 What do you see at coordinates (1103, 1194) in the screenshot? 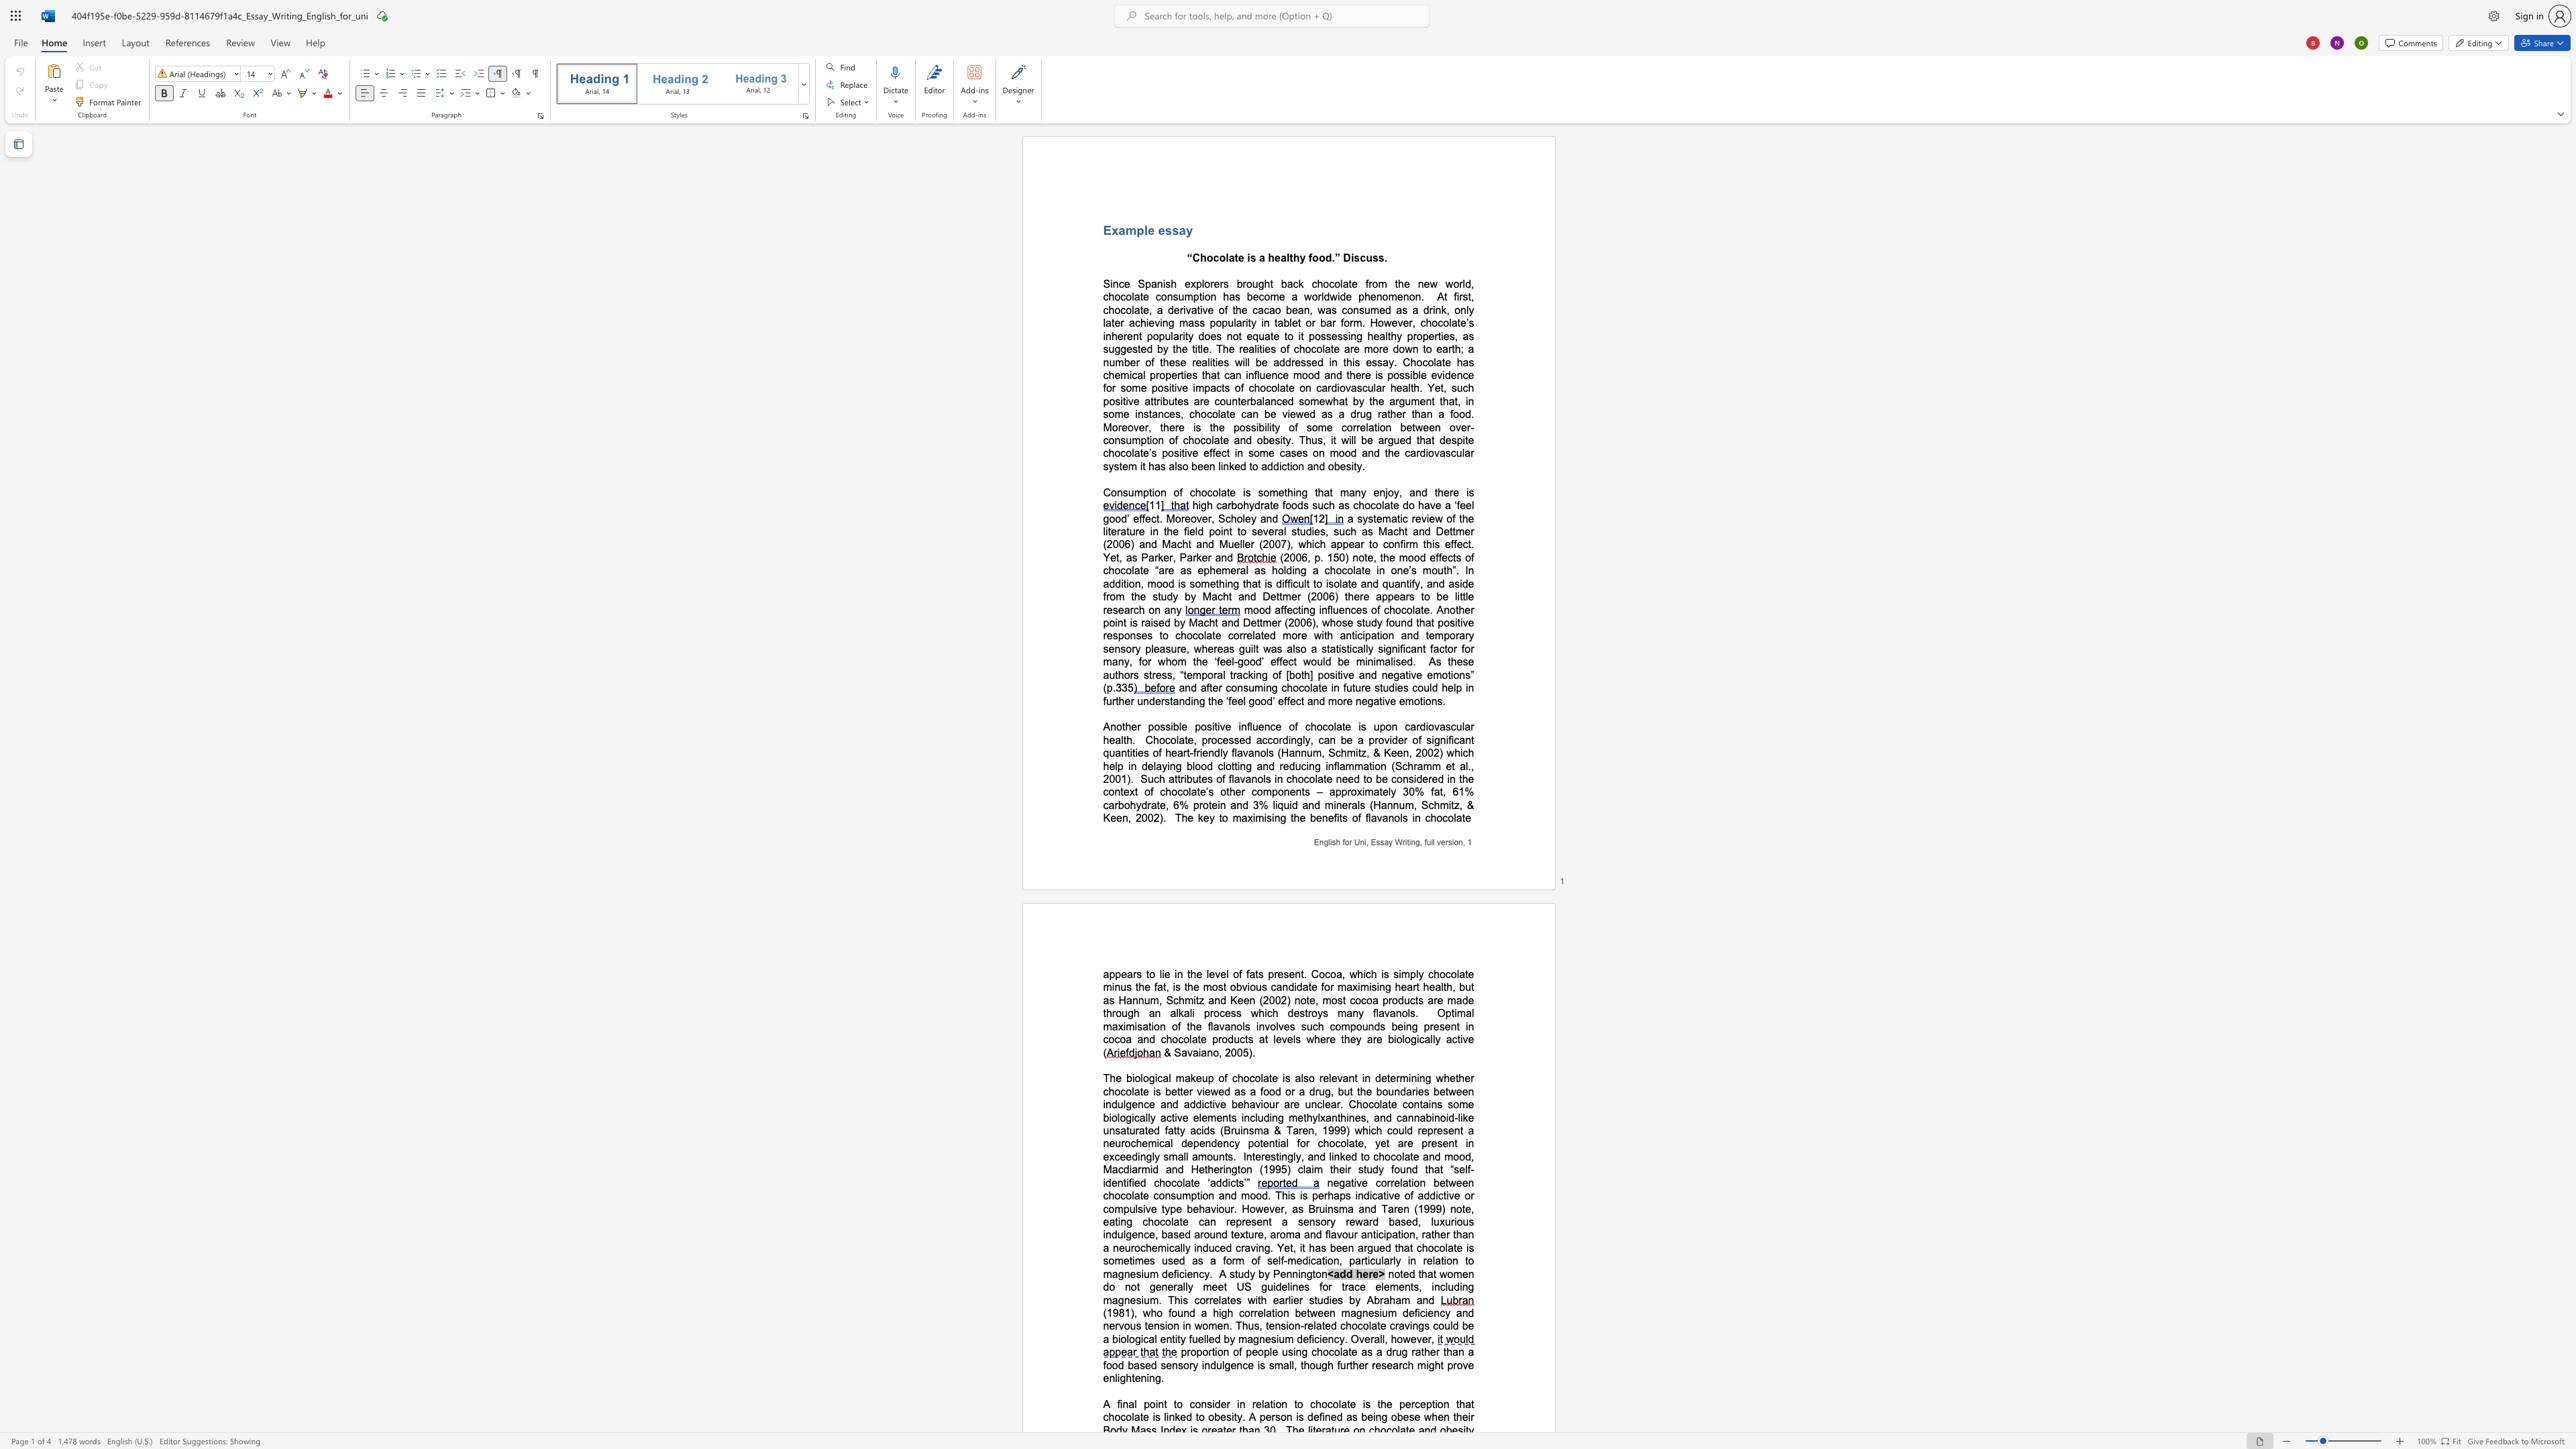
I see `the subset text "chocol" within the text "negative correlation between chocolate consumption and mood. This is"` at bounding box center [1103, 1194].